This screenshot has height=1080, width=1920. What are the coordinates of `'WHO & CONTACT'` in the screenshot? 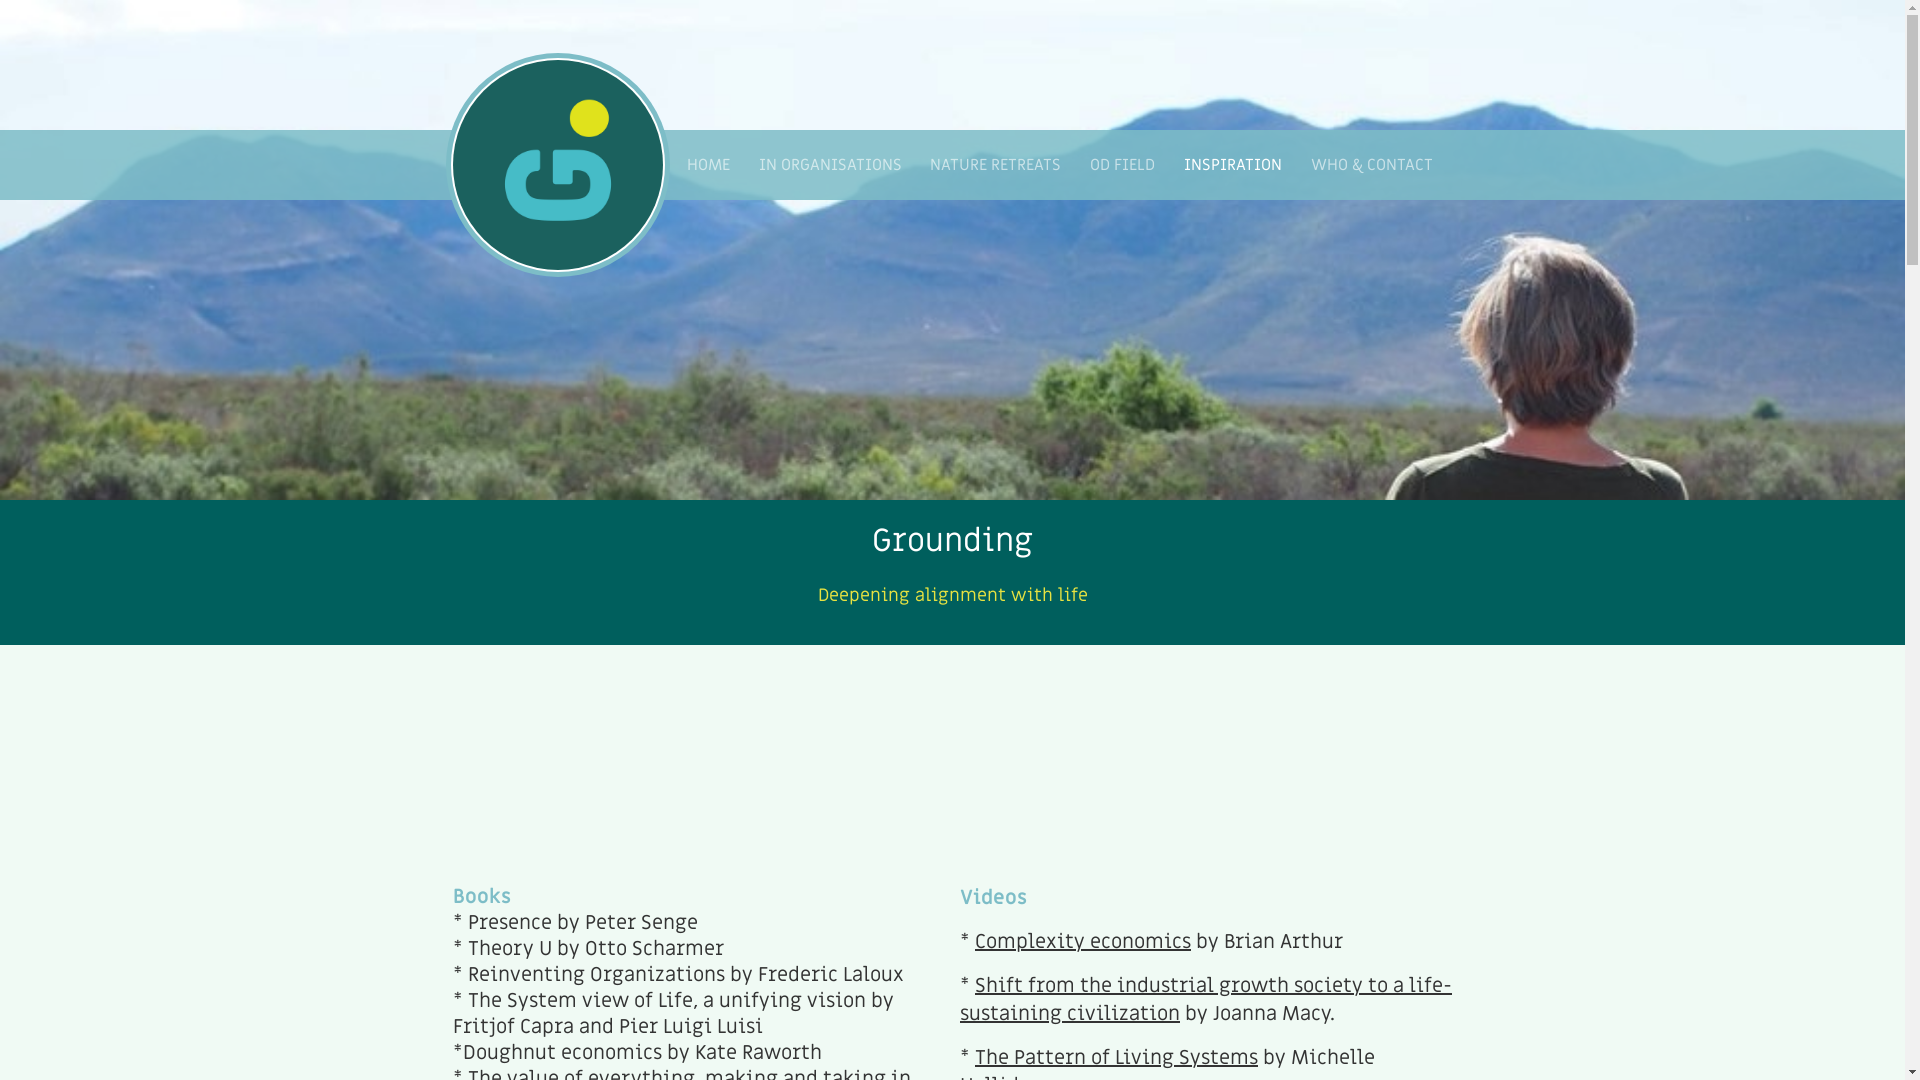 It's located at (1370, 164).